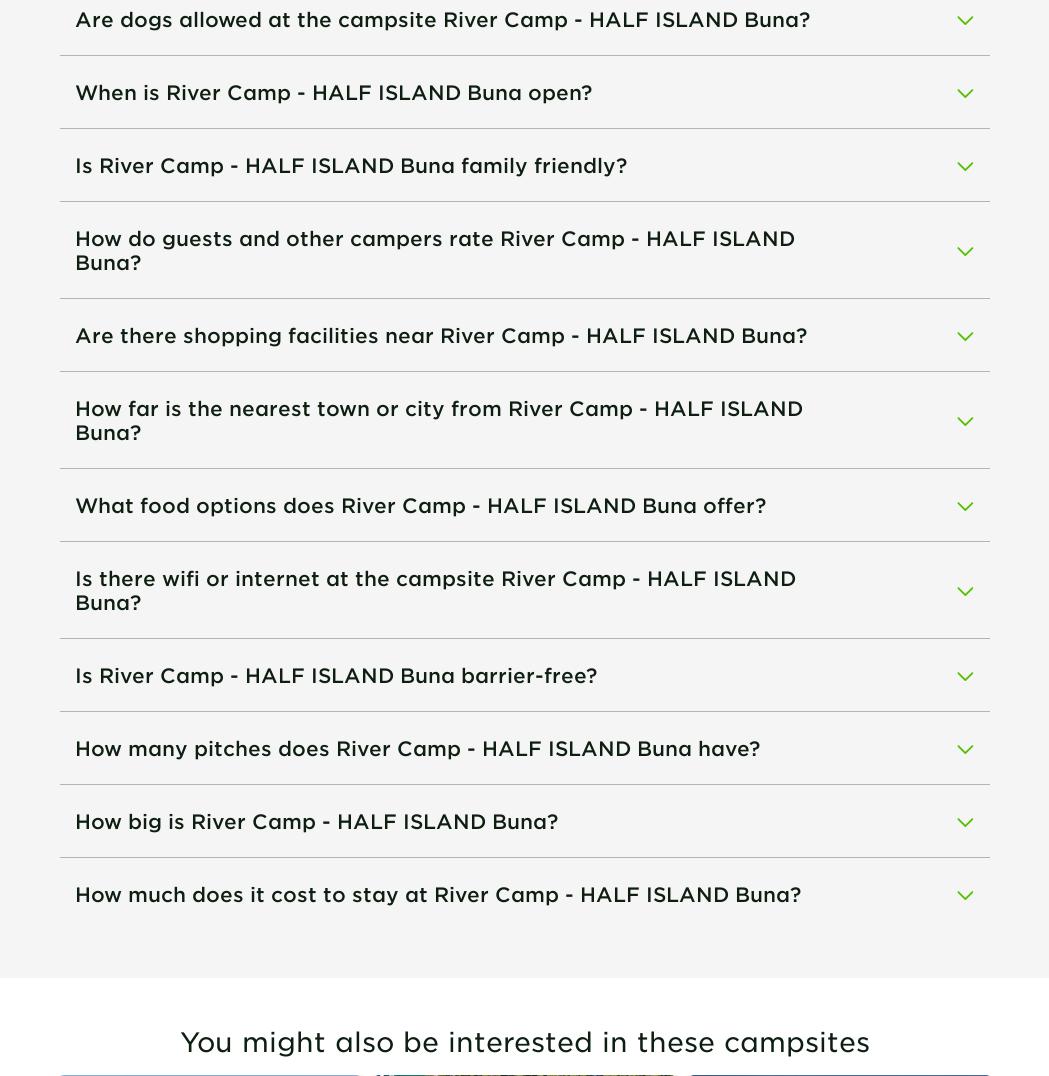 Image resolution: width=1049 pixels, height=1076 pixels. What do you see at coordinates (349, 164) in the screenshot?
I see `'Is River Camp - HALF ISLAND Buna family friendly?'` at bounding box center [349, 164].